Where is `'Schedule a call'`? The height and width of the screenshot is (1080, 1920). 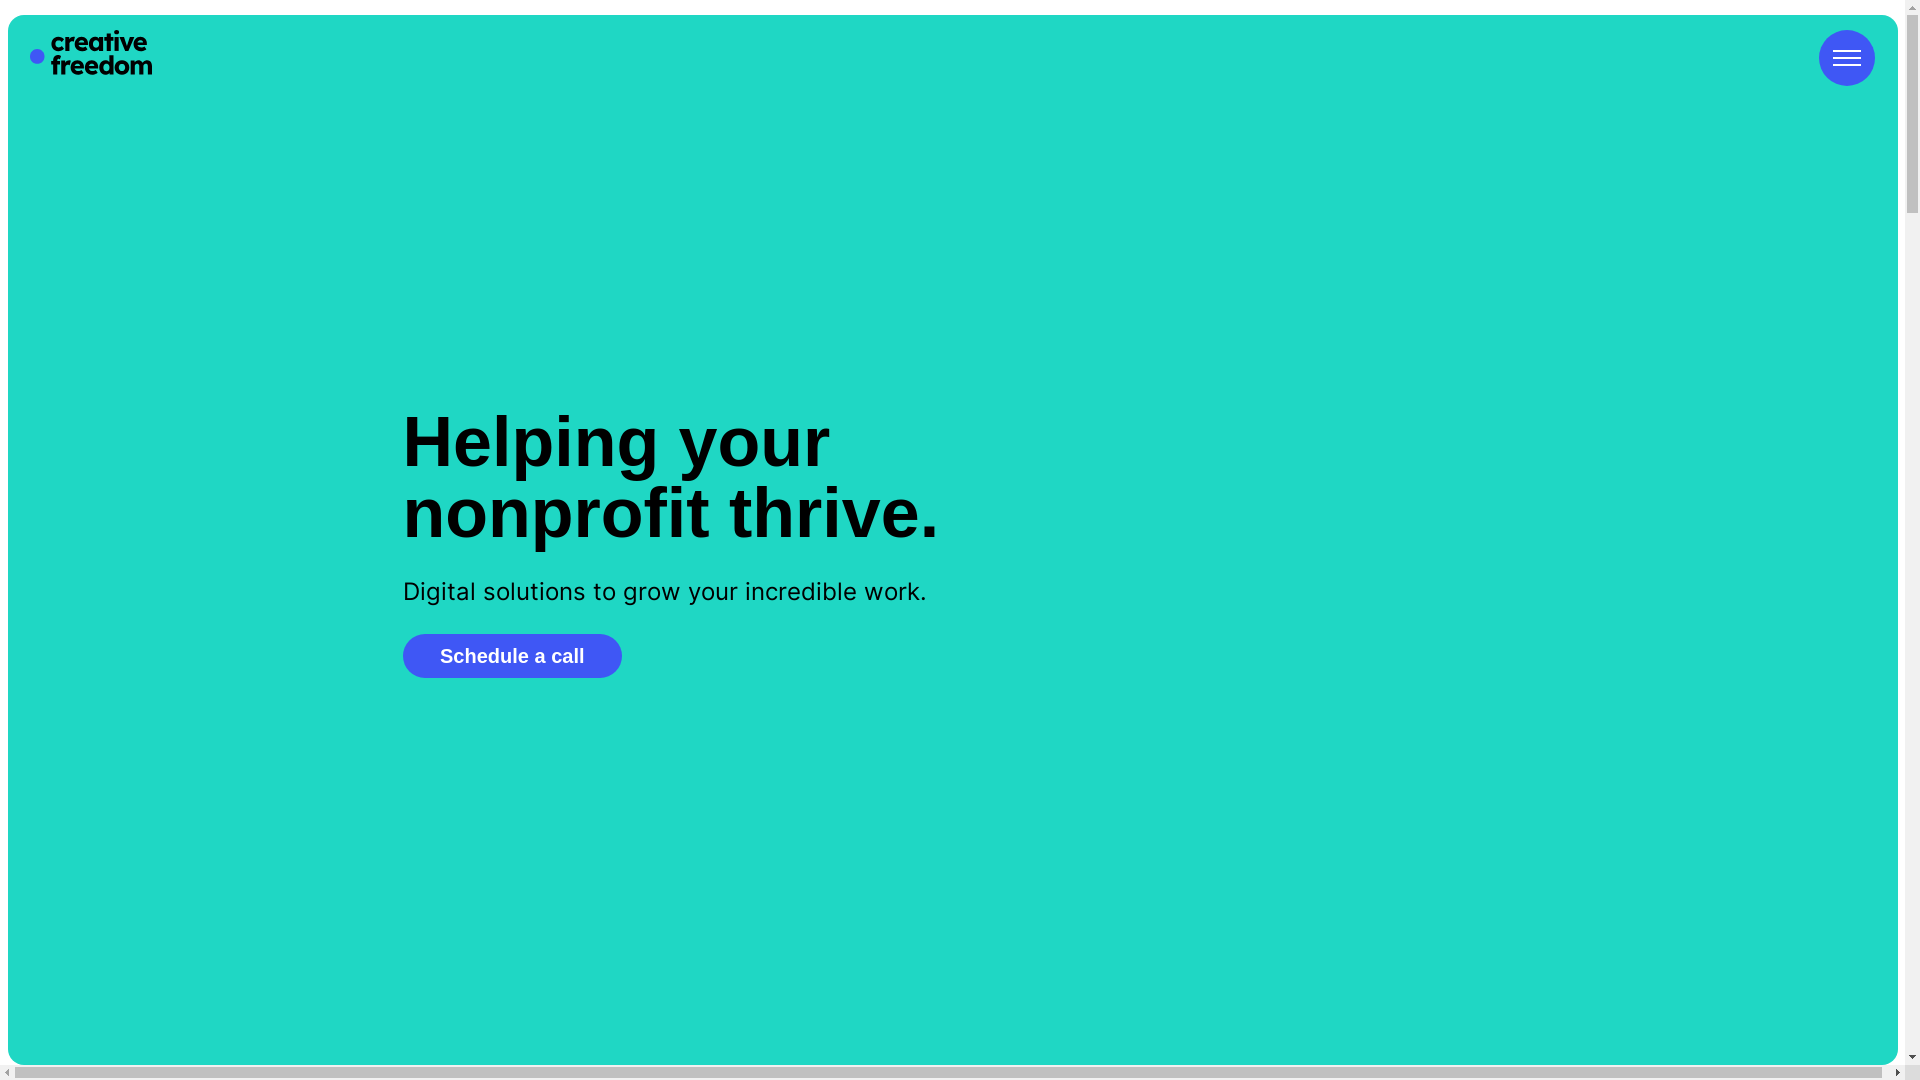
'Schedule a call' is located at coordinates (401, 655).